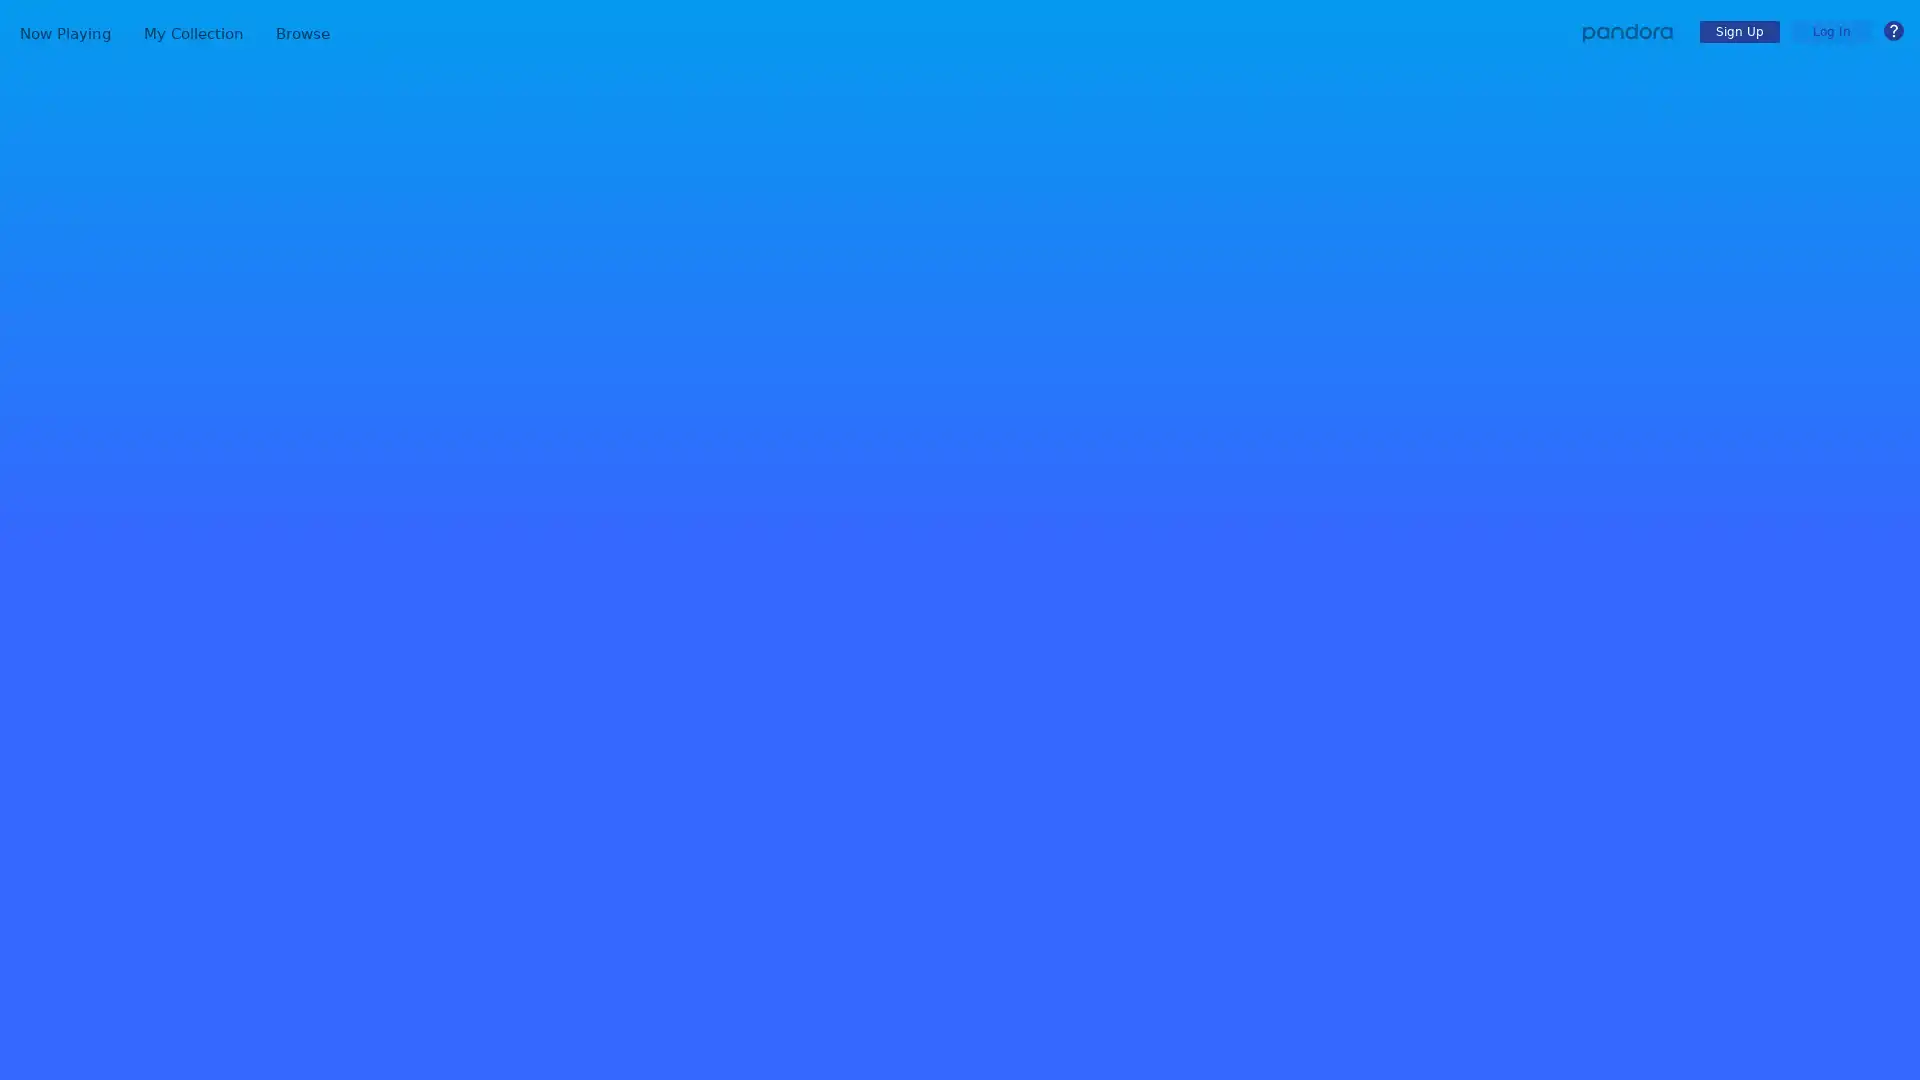 The height and width of the screenshot is (1080, 1920). I want to click on 56:24, so click(1656, 805).